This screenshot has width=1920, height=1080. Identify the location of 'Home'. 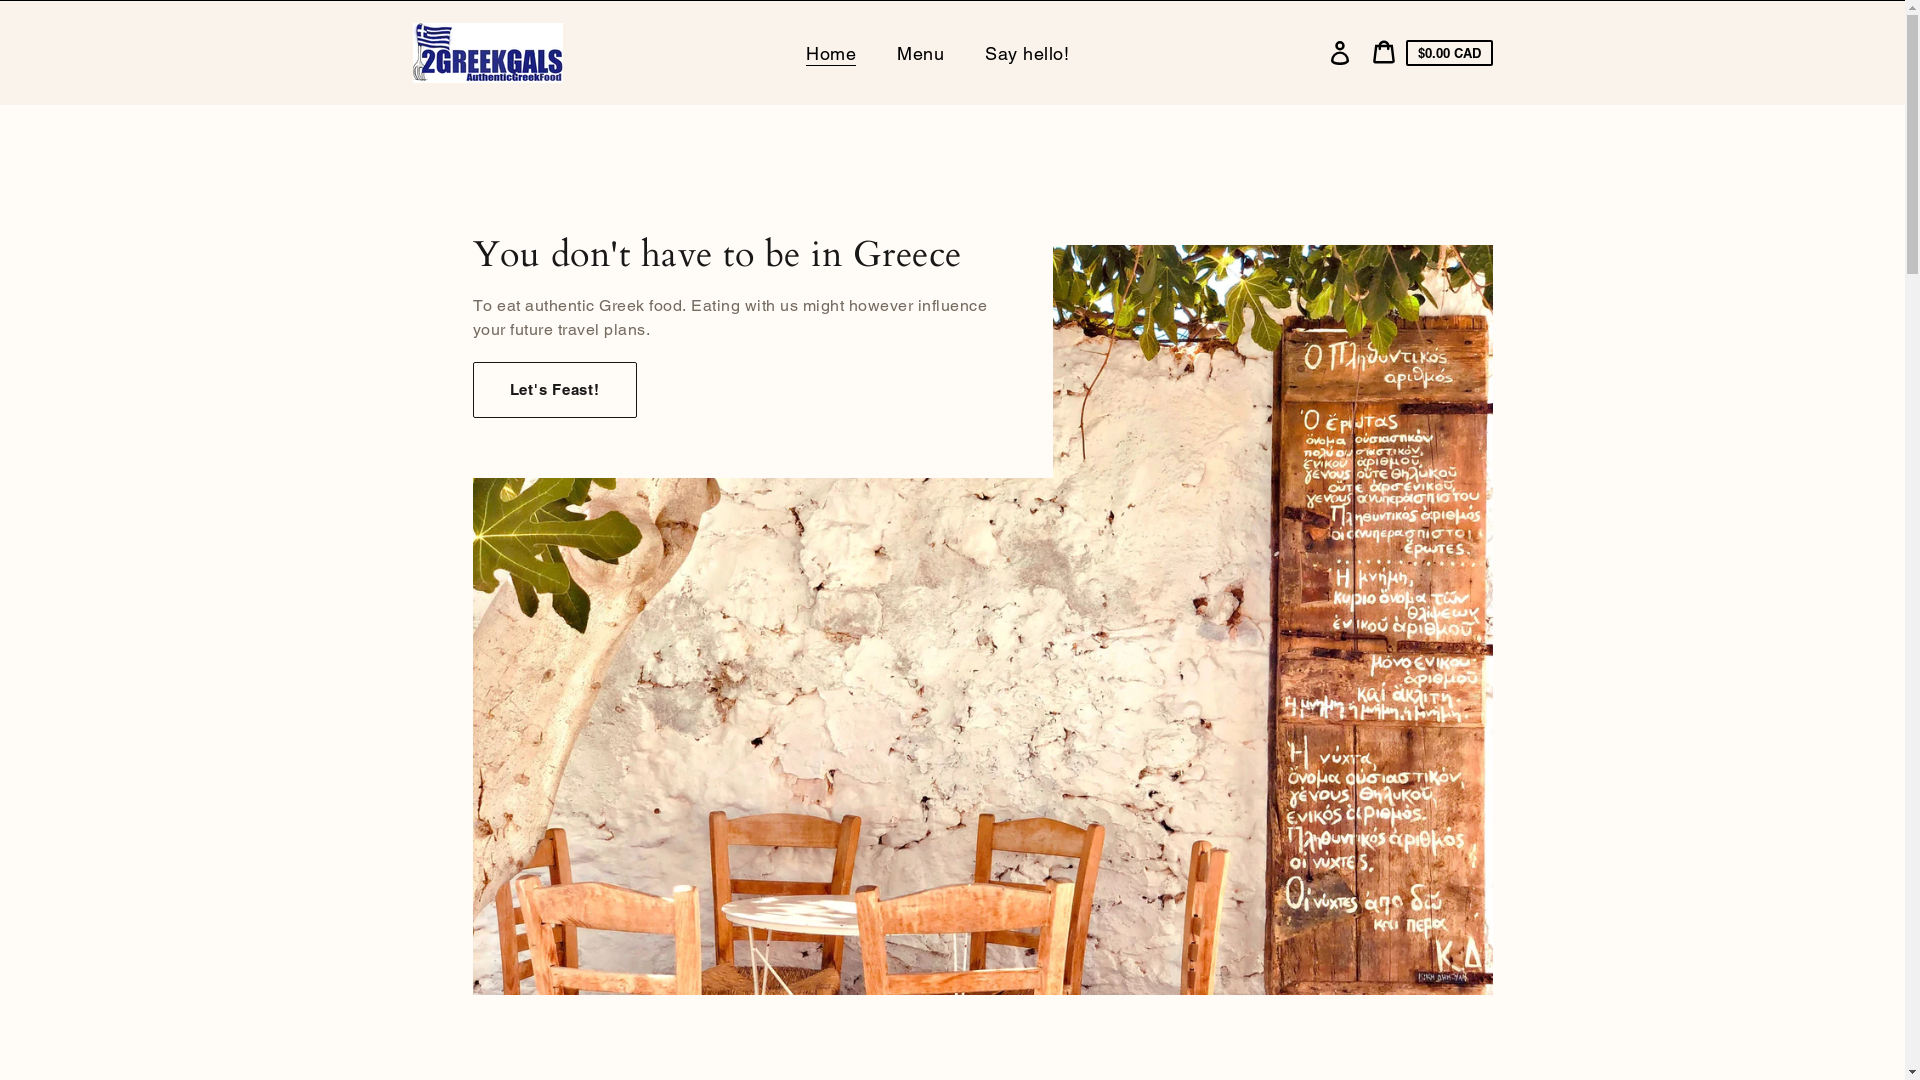
(833, 52).